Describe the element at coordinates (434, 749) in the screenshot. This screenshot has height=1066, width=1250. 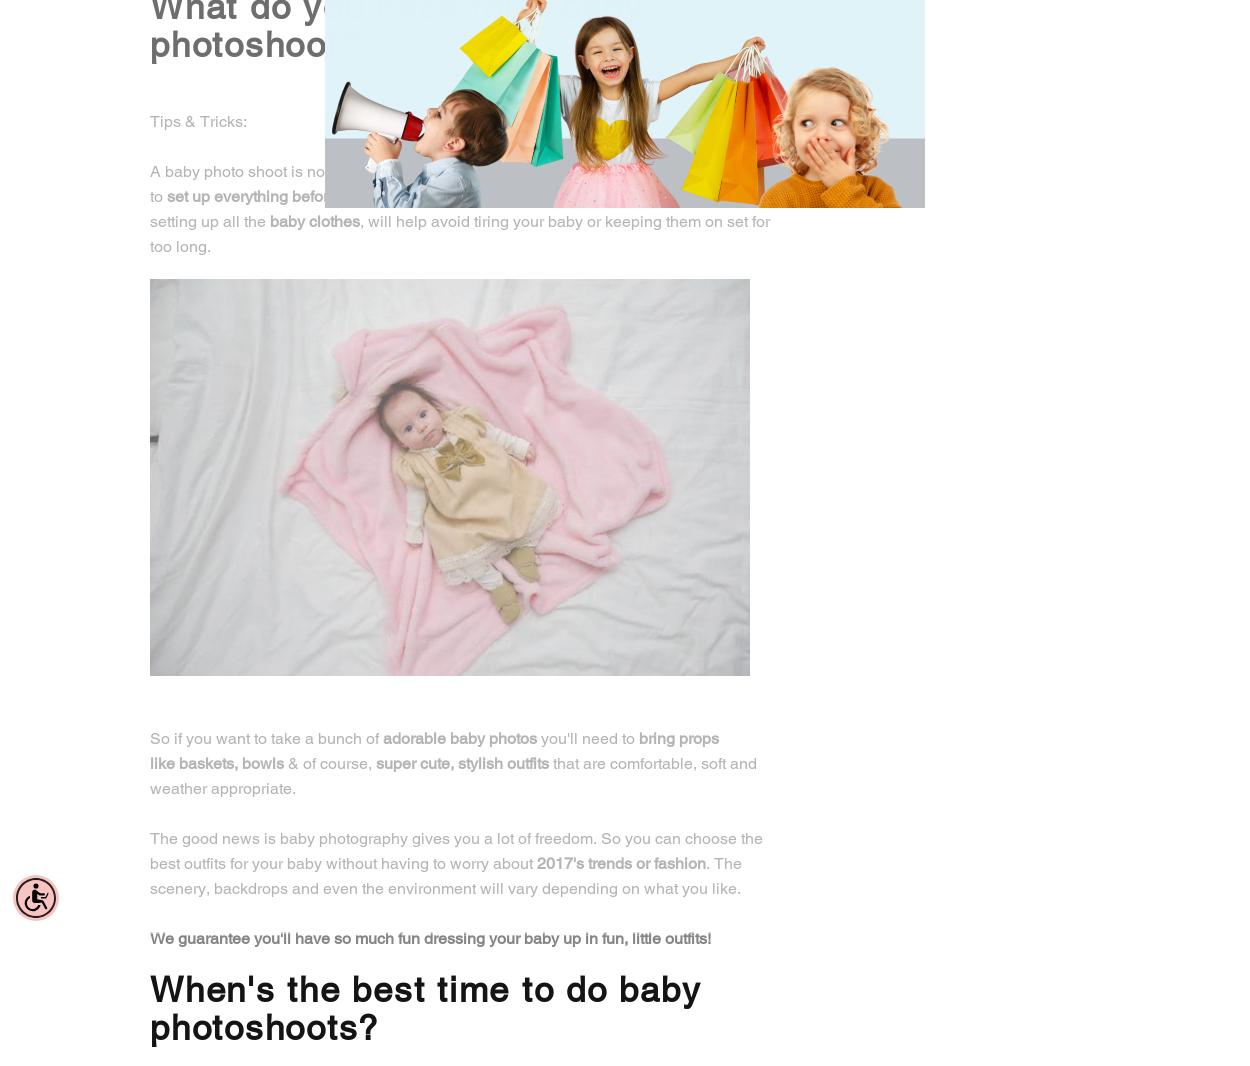
I see `'bring props like baskets, bowls'` at that location.